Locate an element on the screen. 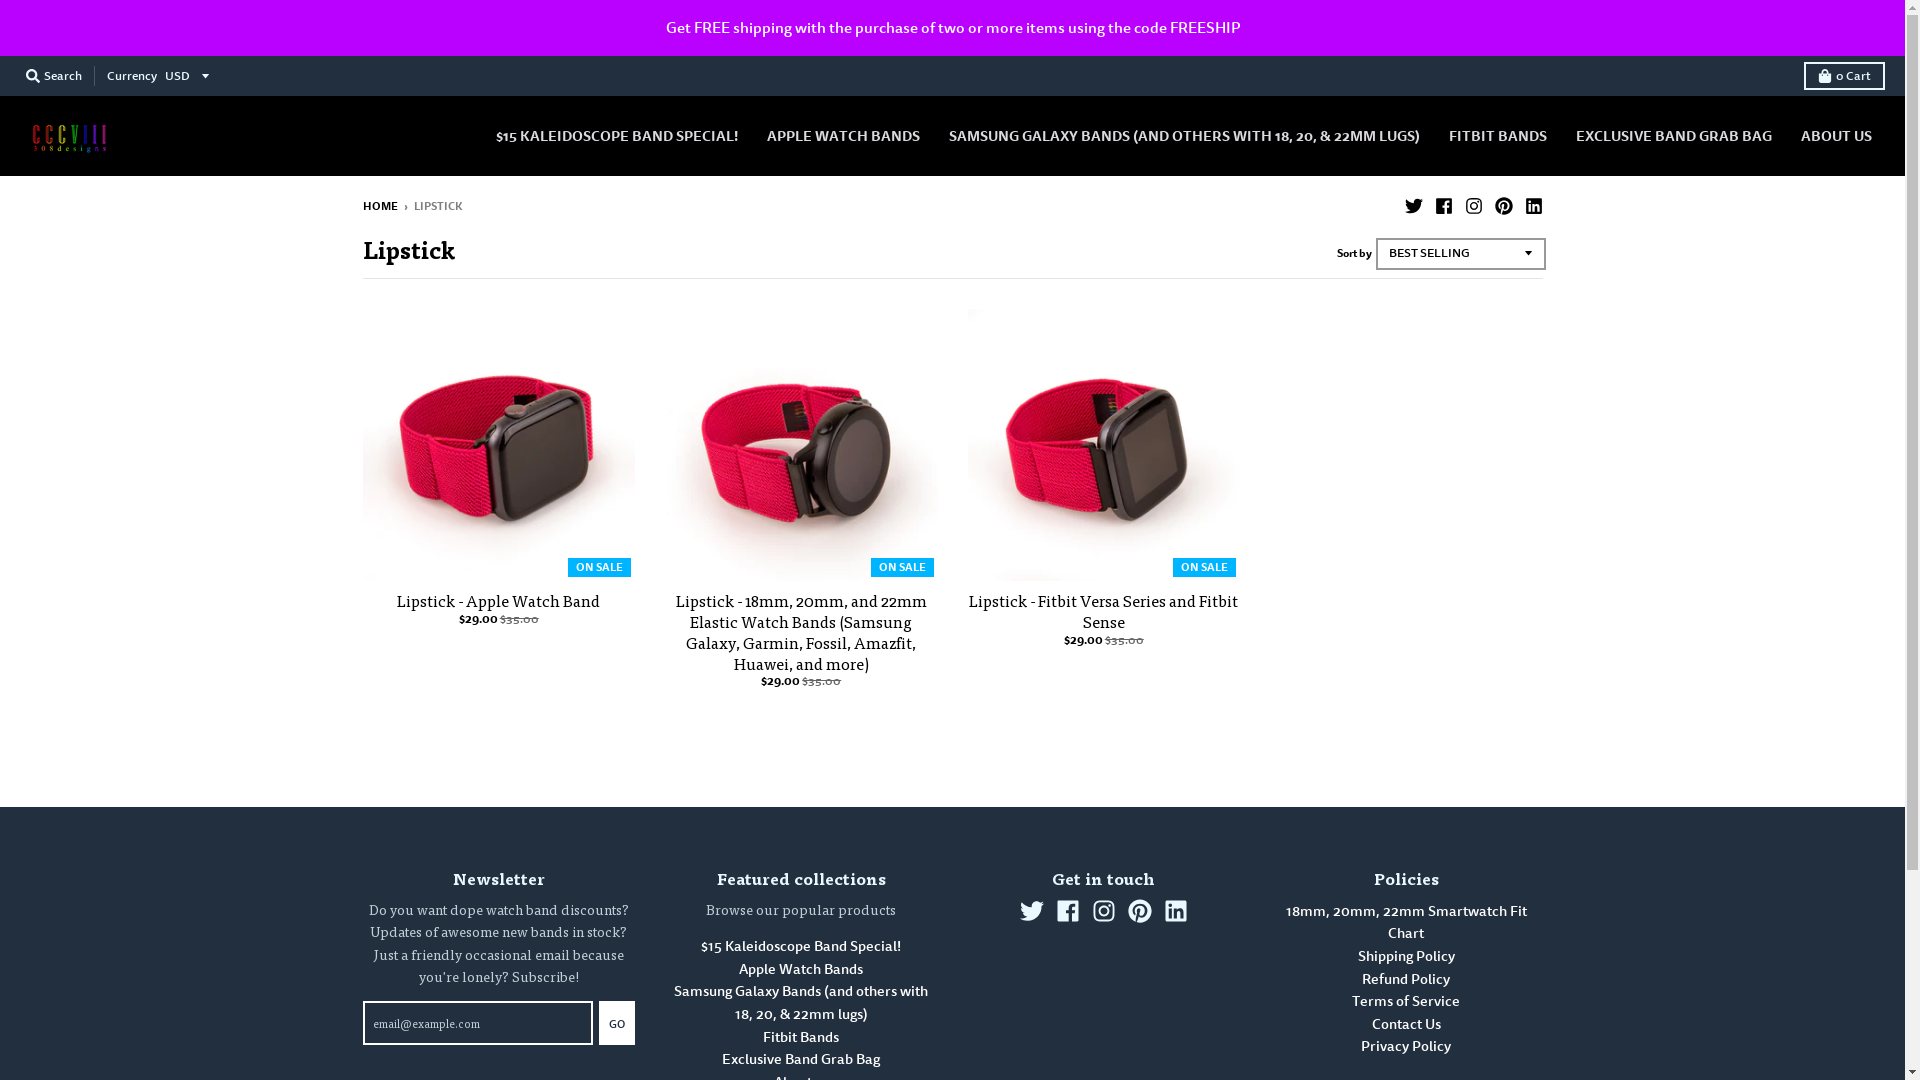 The width and height of the screenshot is (1920, 1080). 'HOME' is located at coordinates (361, 205).